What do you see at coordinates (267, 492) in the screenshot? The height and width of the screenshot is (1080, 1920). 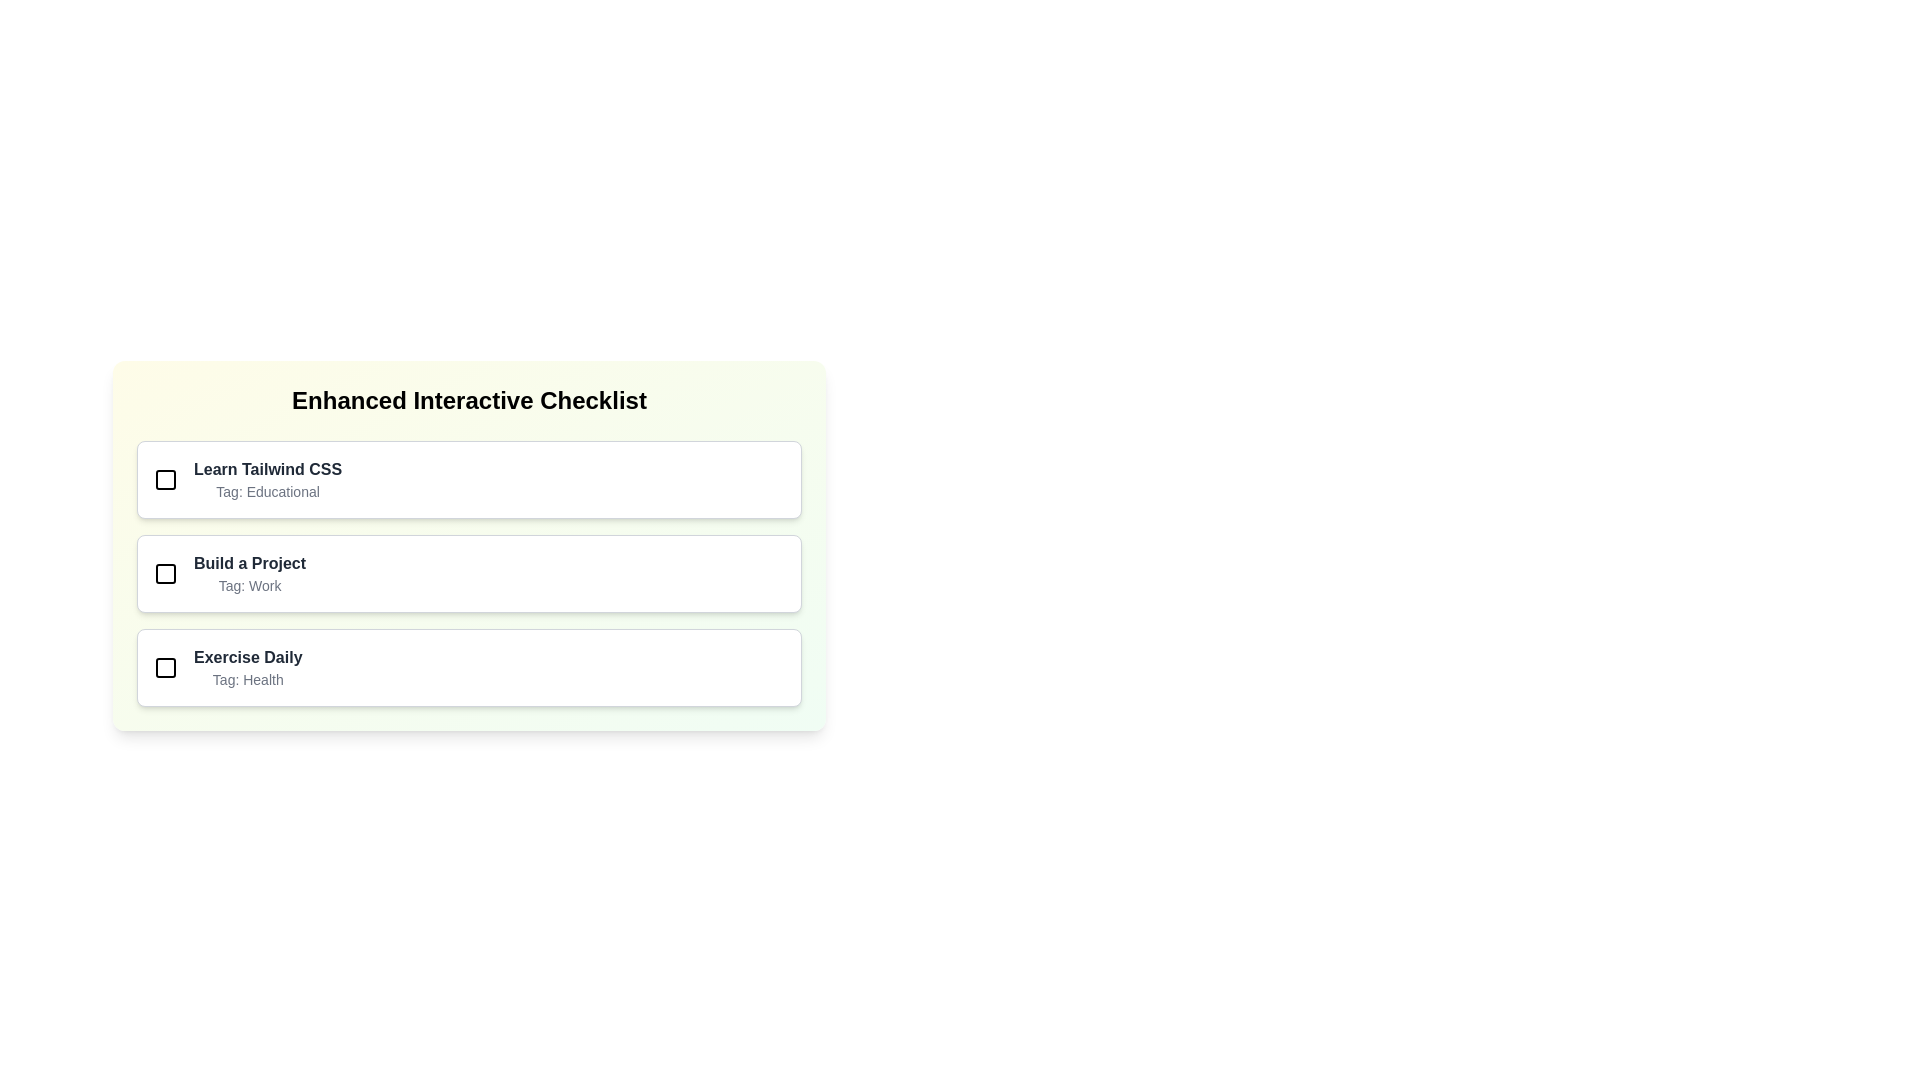 I see `text label that provides additional classification or metadata about the checklist item, located below 'Learn Tailwind CSS' and above 'Build a Project'` at bounding box center [267, 492].